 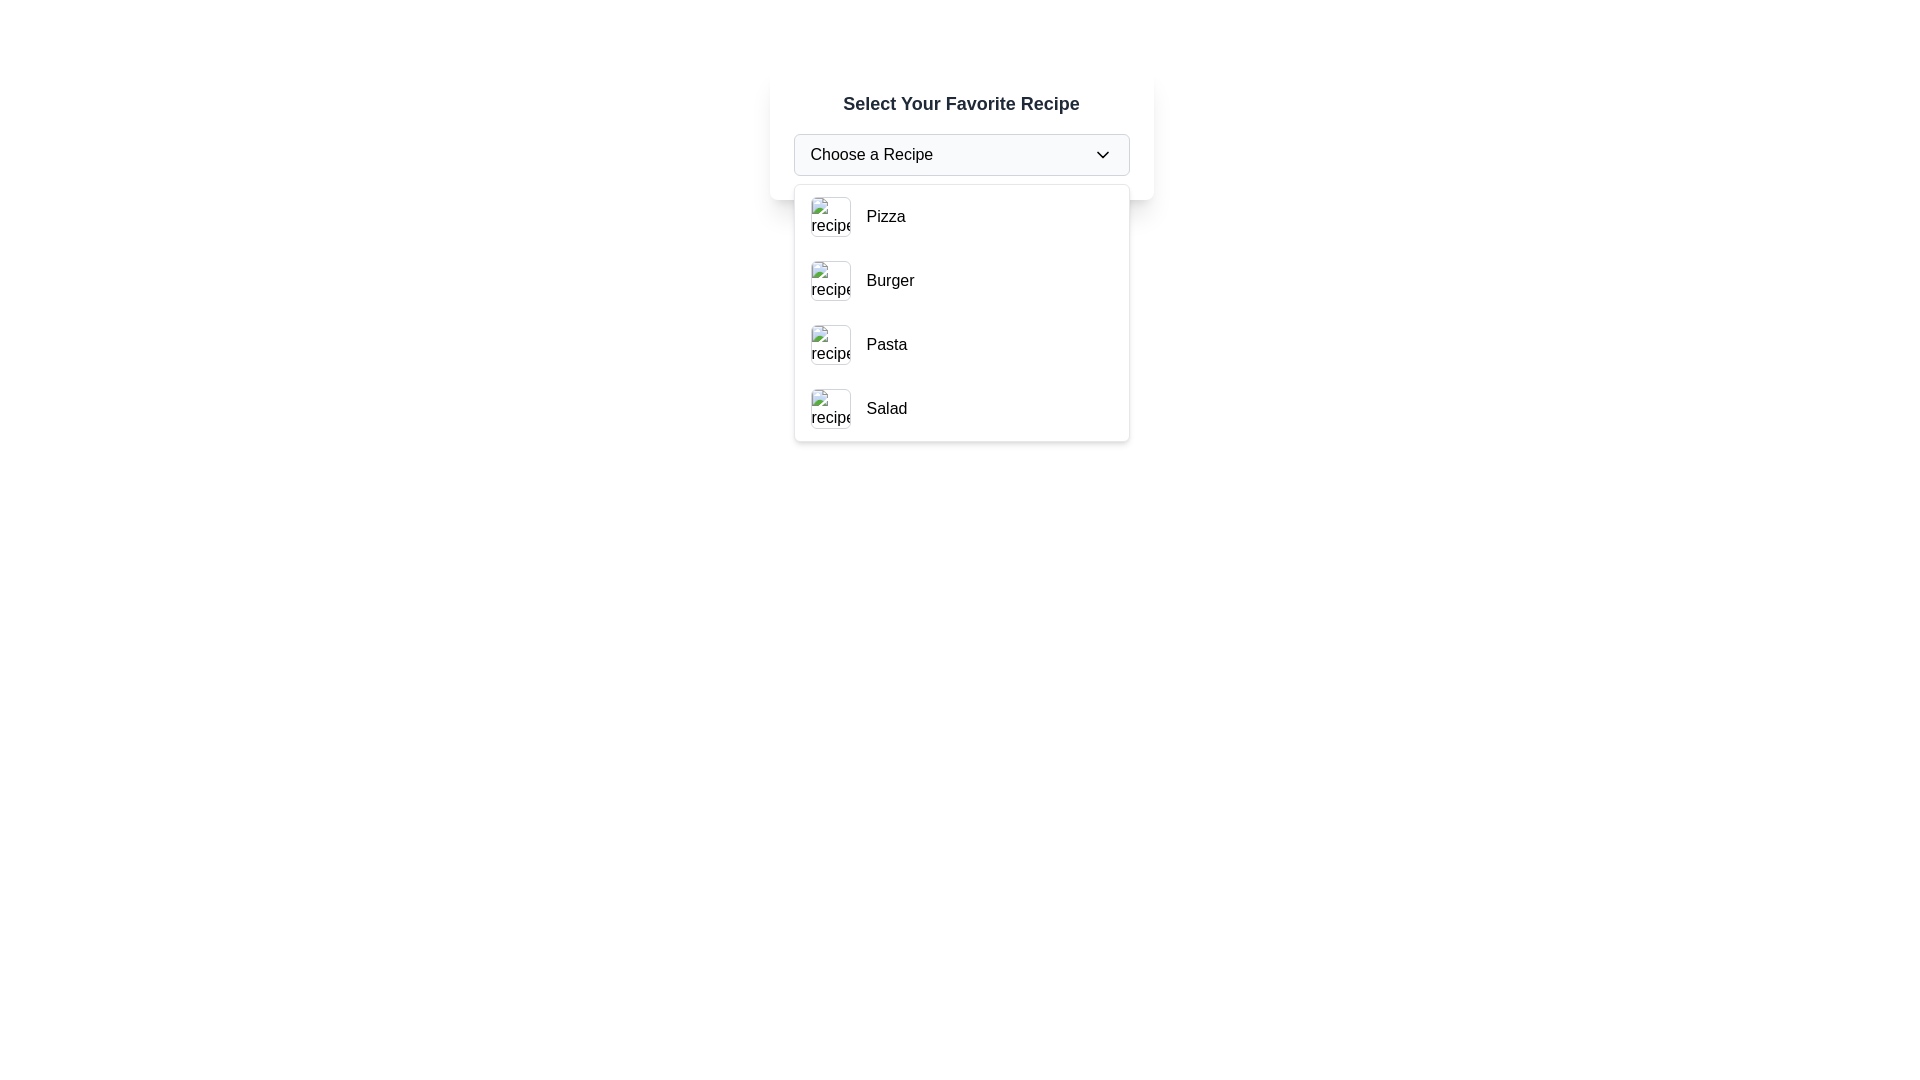 What do you see at coordinates (830, 343) in the screenshot?
I see `the image placeholder that represents an image with the alt text 'recipe', located to the left of the 'Pasta' entry in the dropdown list` at bounding box center [830, 343].